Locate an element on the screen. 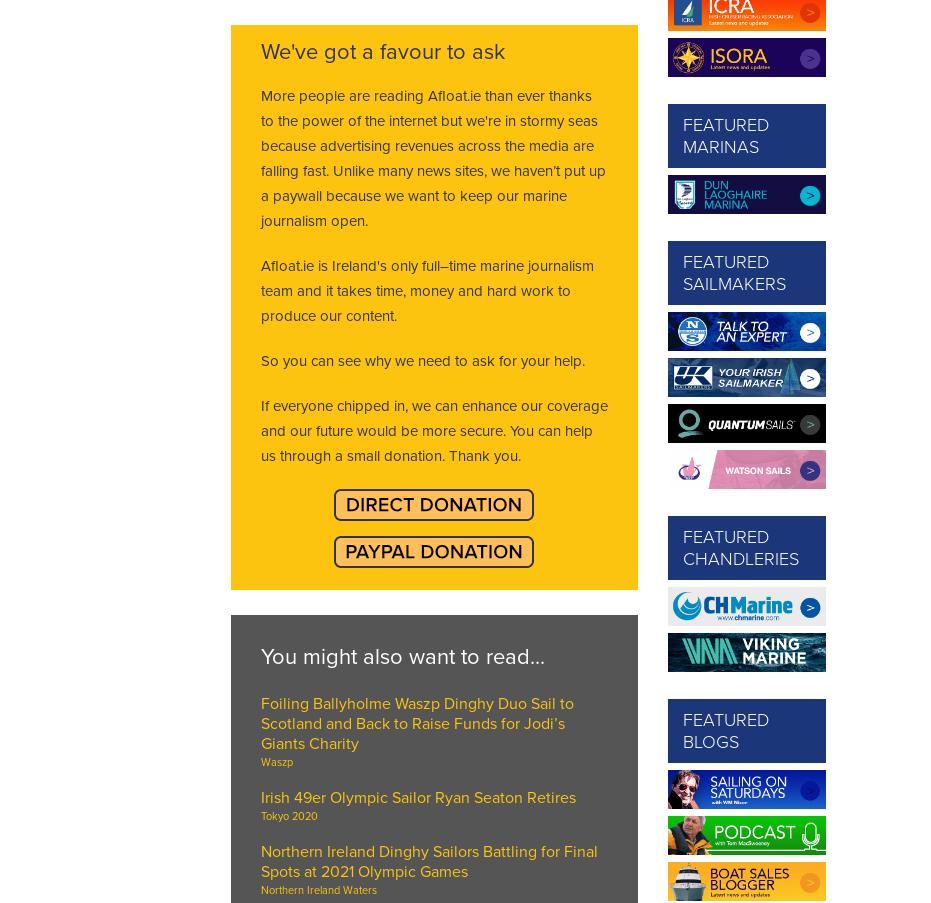 This screenshot has width=931, height=903. 'We've got a favour to ask' is located at coordinates (381, 50).